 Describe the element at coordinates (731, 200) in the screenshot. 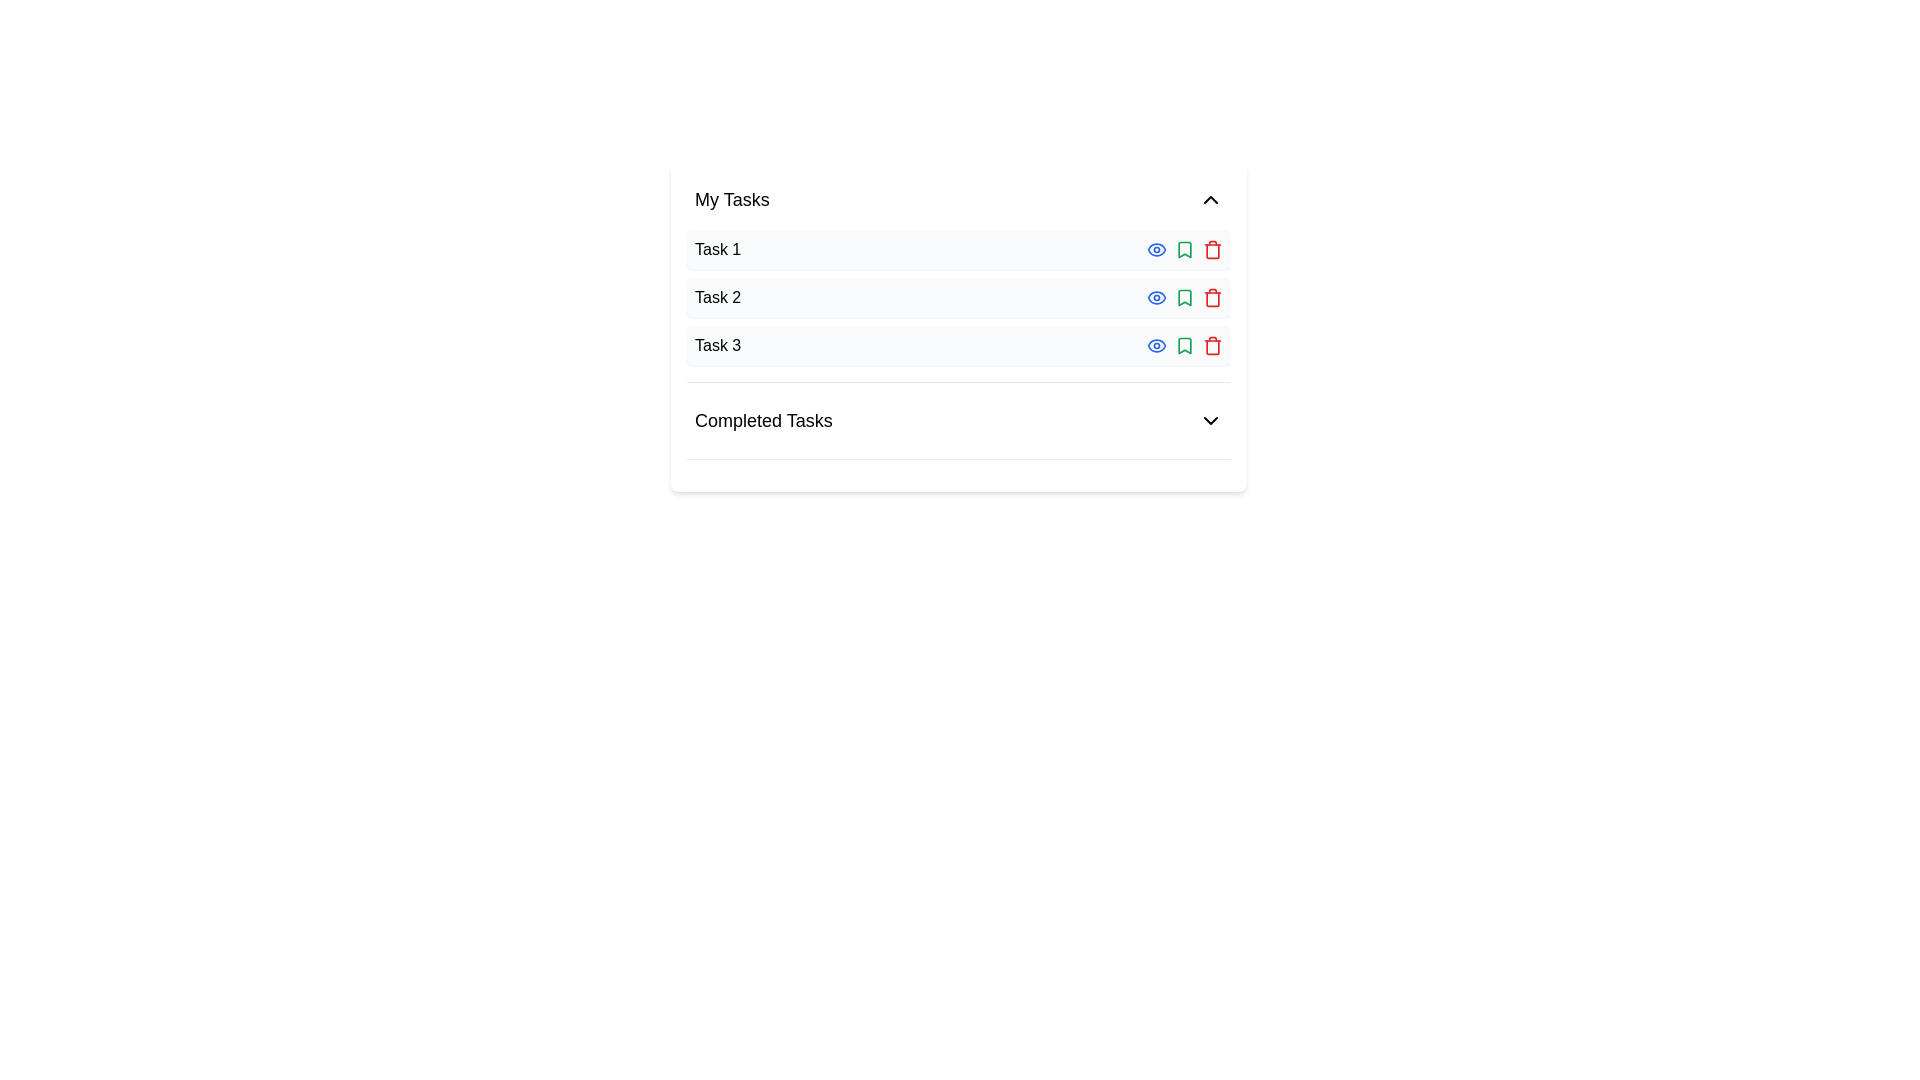

I see `the label that serves as a header for the list of tasks, located at the top-left of the card` at that location.